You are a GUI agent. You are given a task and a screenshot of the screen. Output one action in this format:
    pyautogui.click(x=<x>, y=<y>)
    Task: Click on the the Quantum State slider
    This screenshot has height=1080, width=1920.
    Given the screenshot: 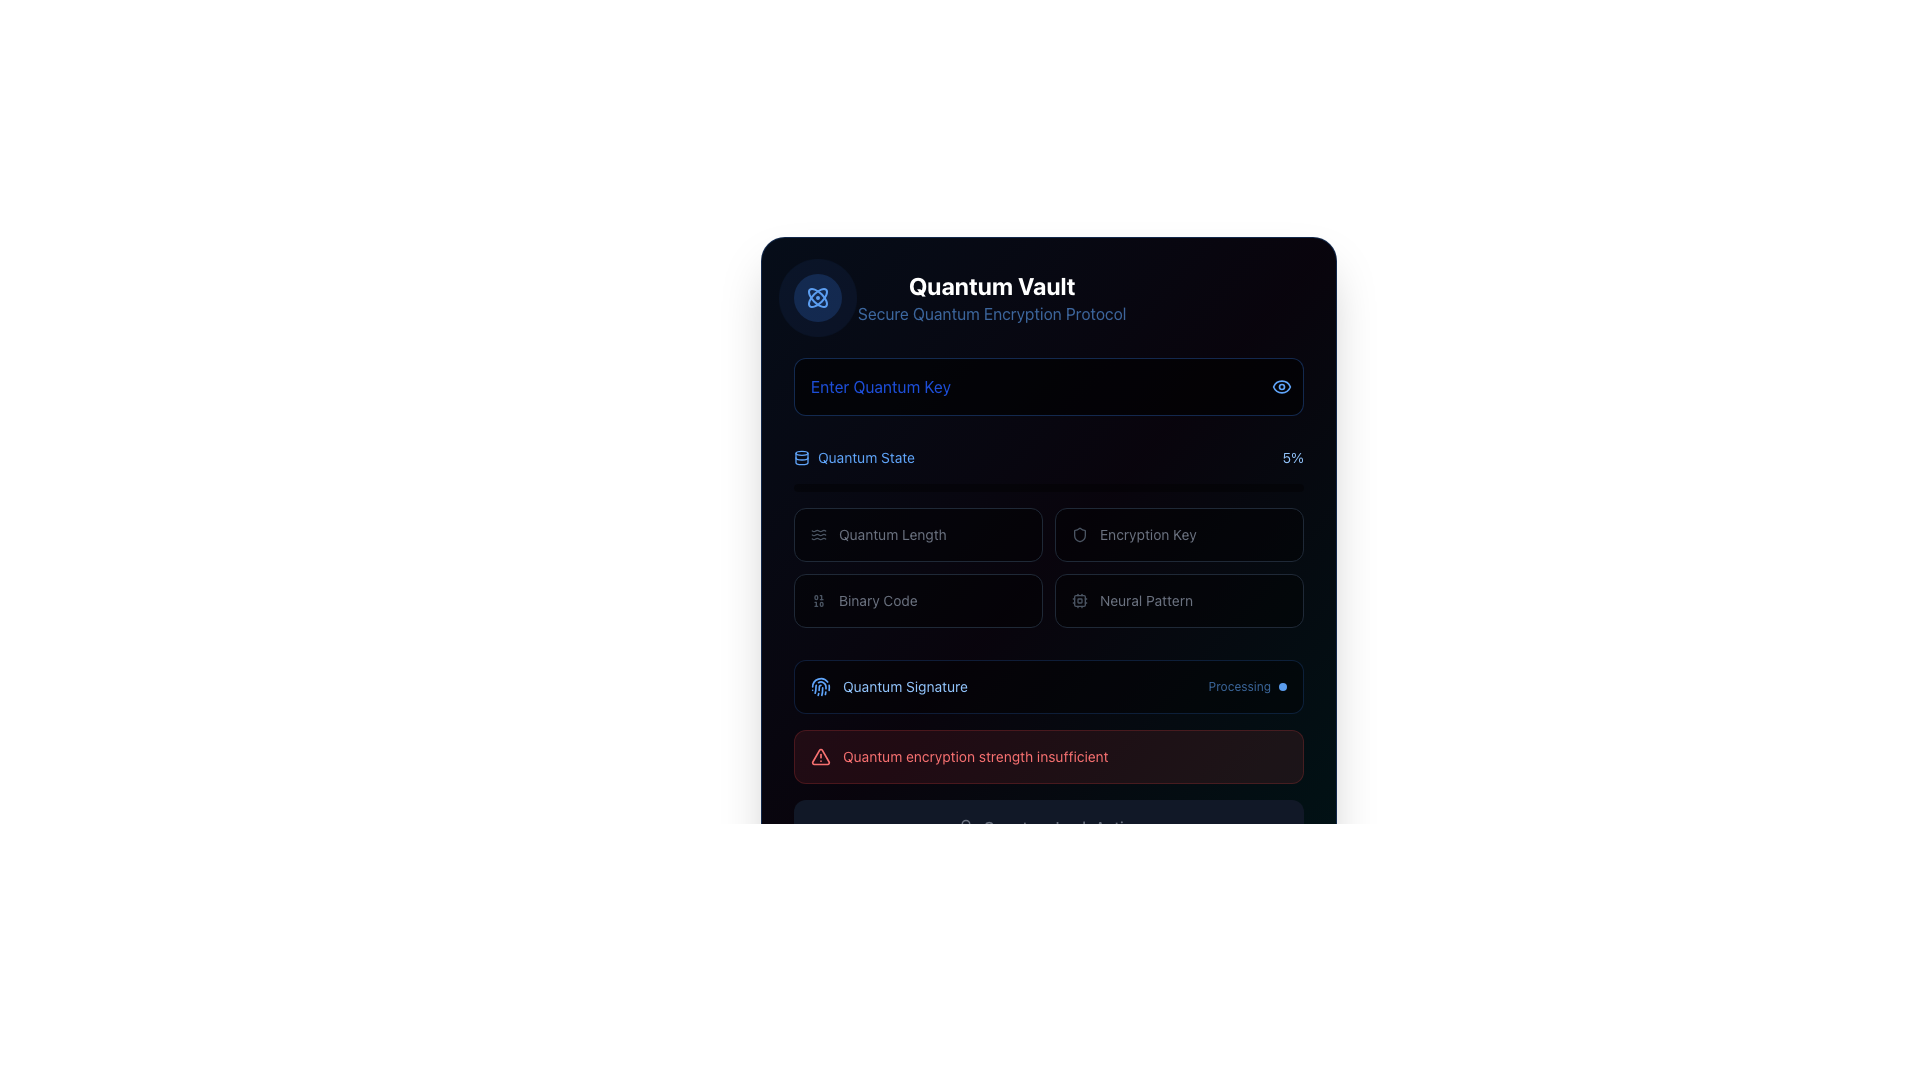 What is the action you would take?
    pyautogui.click(x=1018, y=488)
    